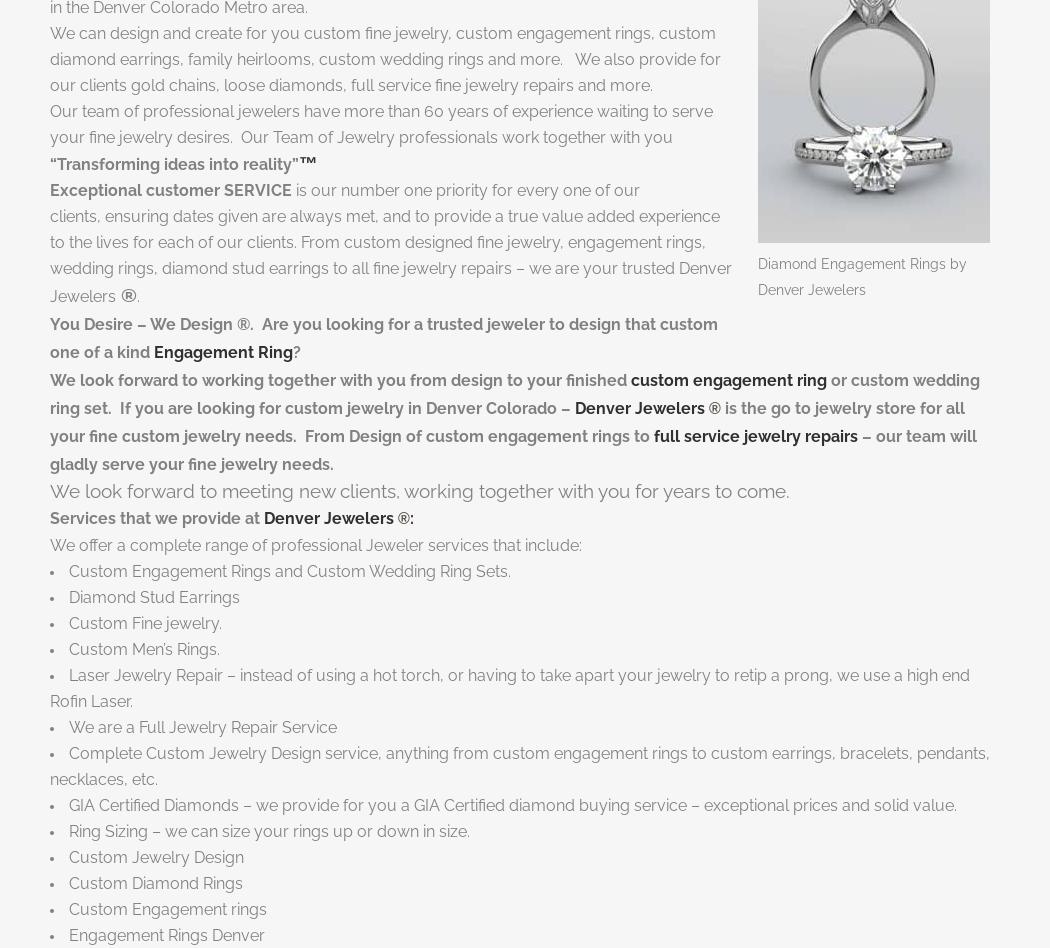 The height and width of the screenshot is (948, 1050). What do you see at coordinates (631, 378) in the screenshot?
I see `'custom engagement ring'` at bounding box center [631, 378].